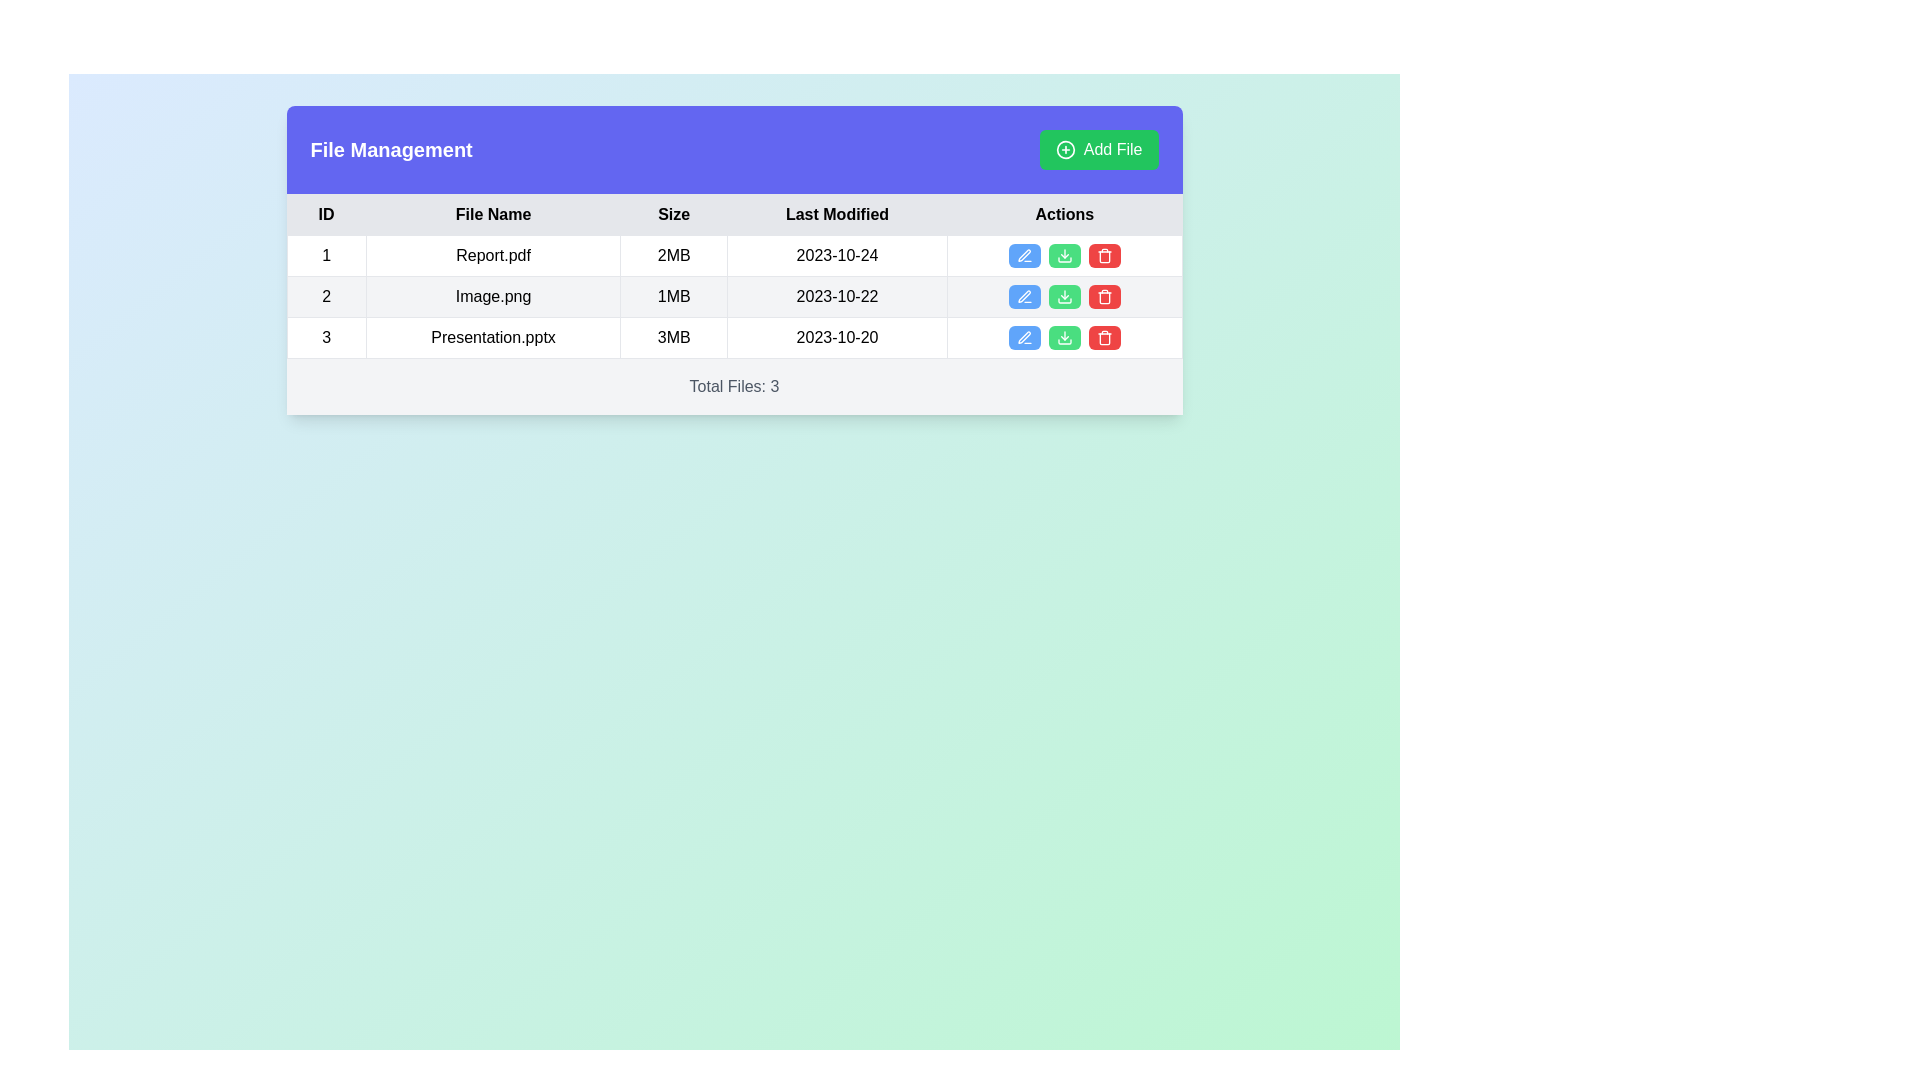  What do you see at coordinates (1023, 297) in the screenshot?
I see `the first button in the 'Actions' column of the second row in the table` at bounding box center [1023, 297].